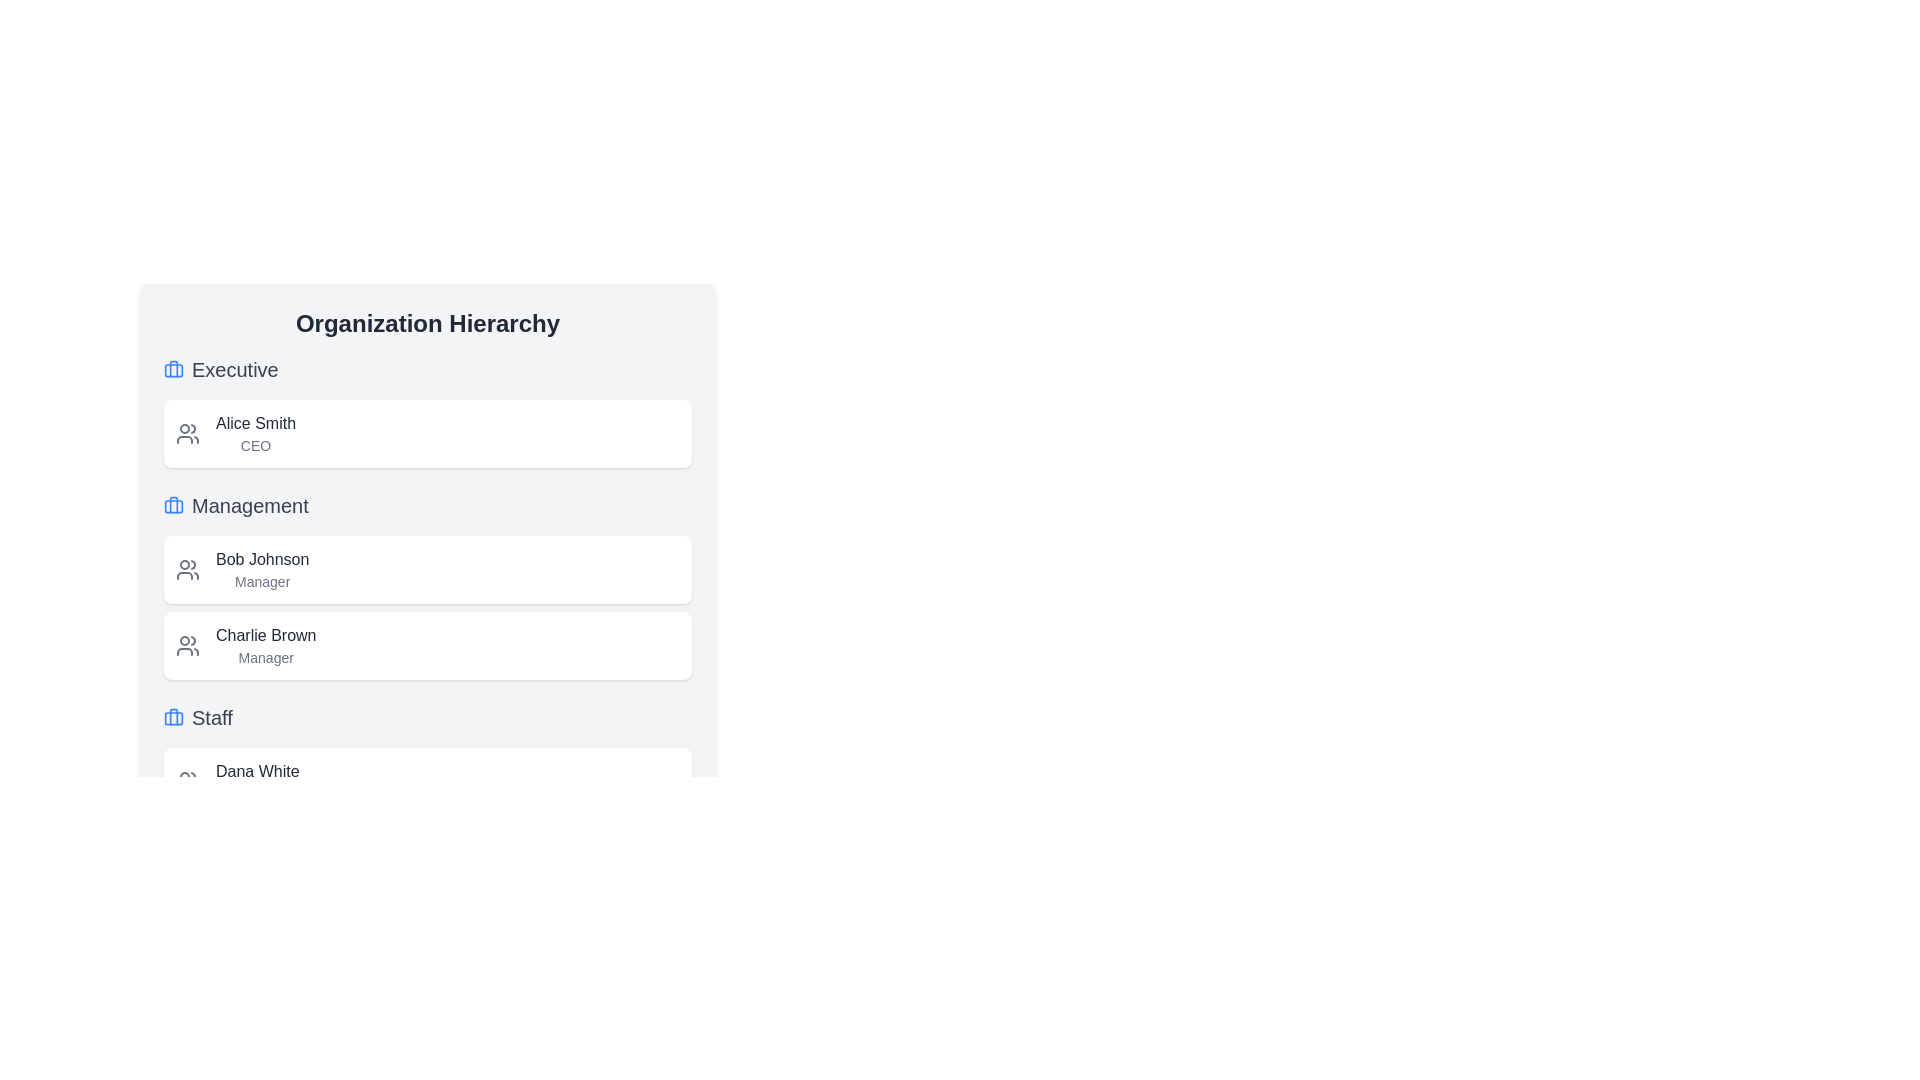 This screenshot has height=1080, width=1920. What do you see at coordinates (254, 433) in the screenshot?
I see `the non-interactive text display component that shows an individual's name and job position within the topmost card under the 'Executive' heading in the 'Organization Hierarchy' section` at bounding box center [254, 433].